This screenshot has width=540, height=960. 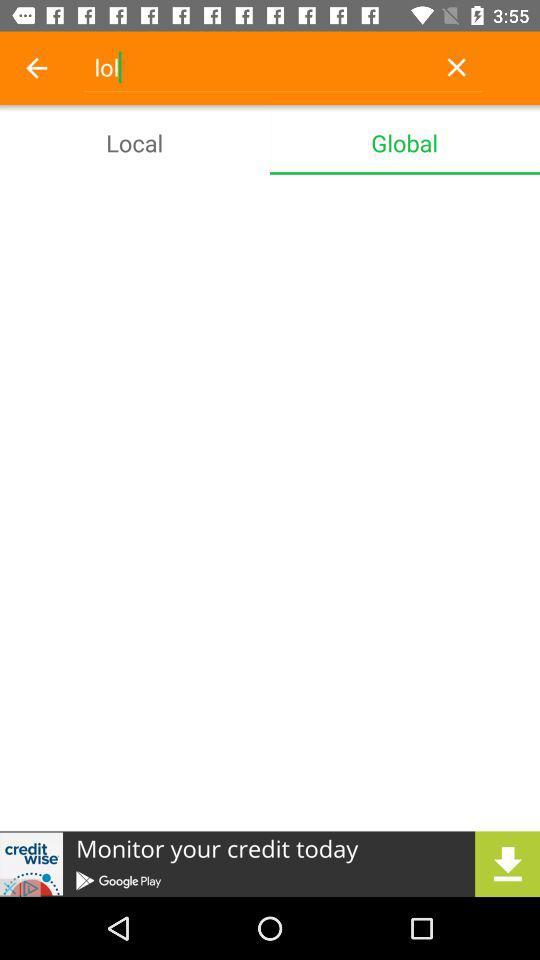 What do you see at coordinates (270, 863) in the screenshot?
I see `banner` at bounding box center [270, 863].